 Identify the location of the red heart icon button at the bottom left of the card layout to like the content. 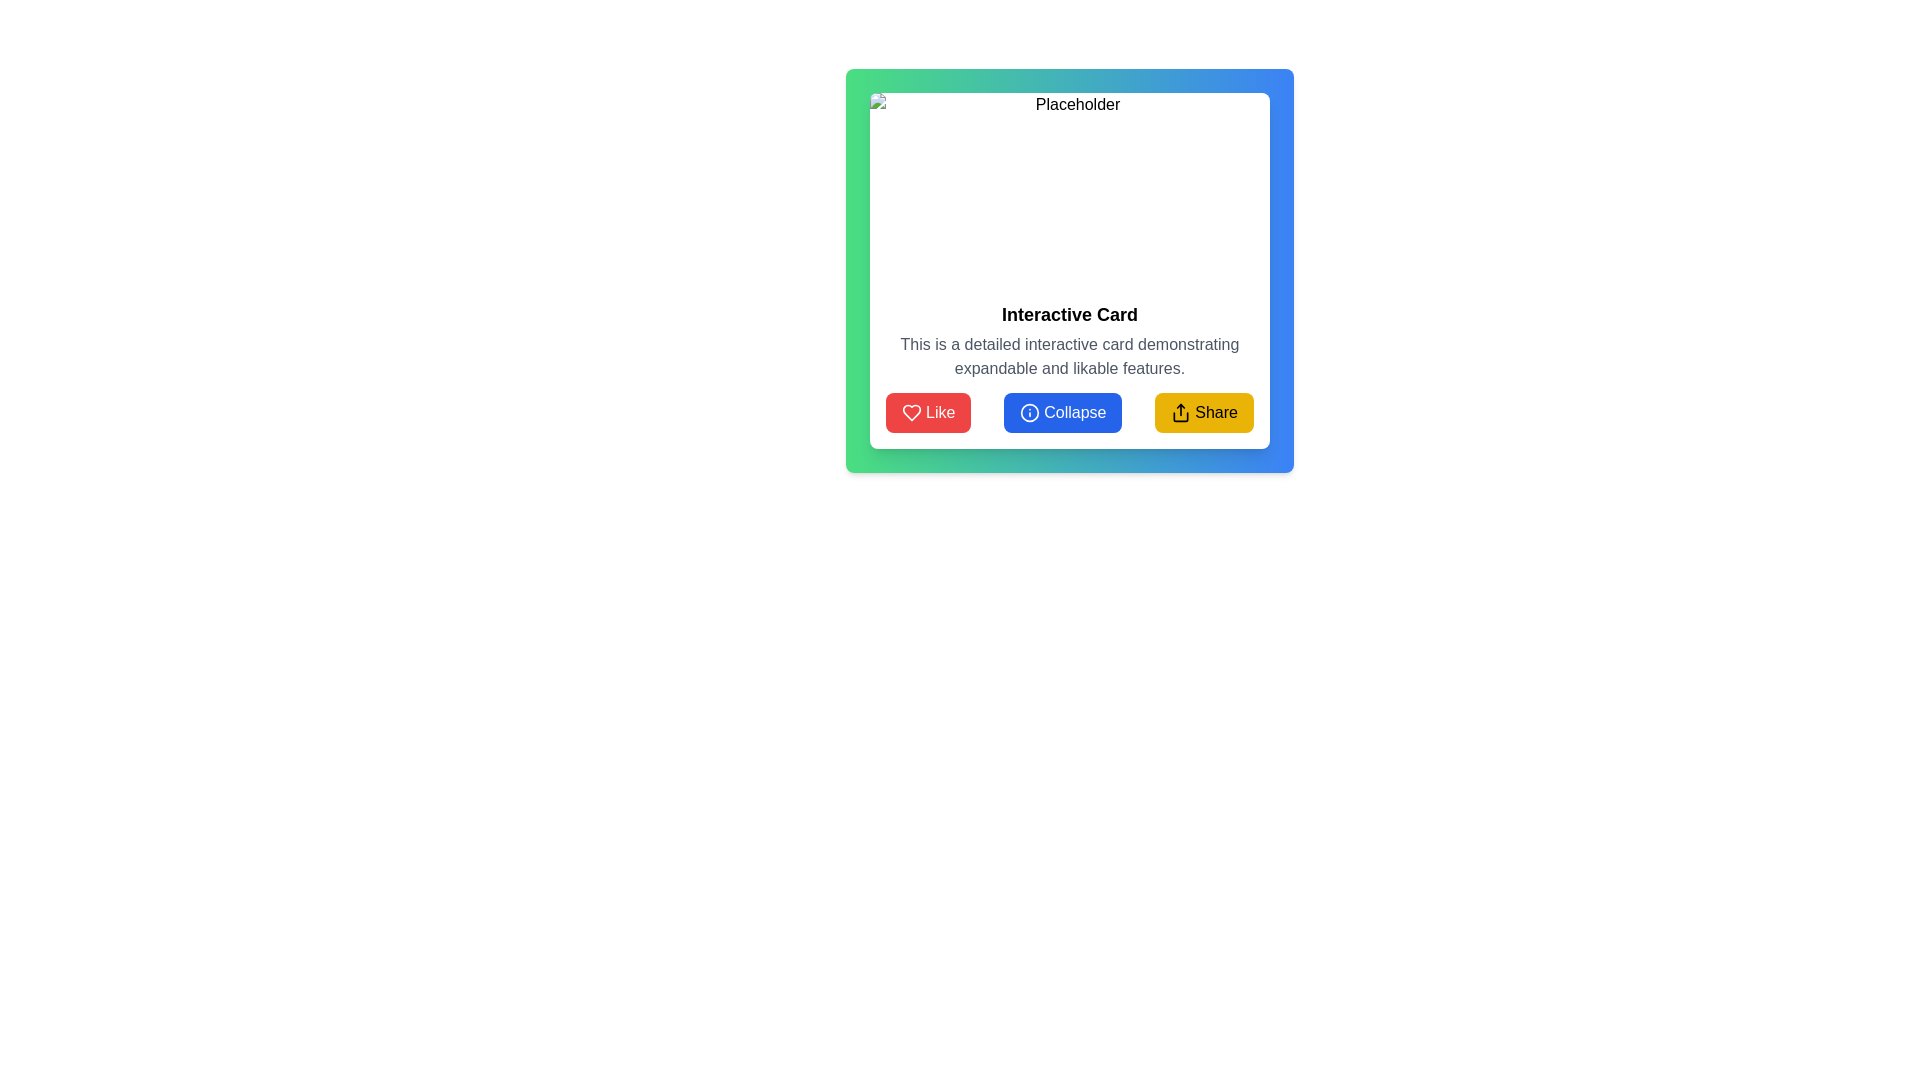
(911, 411).